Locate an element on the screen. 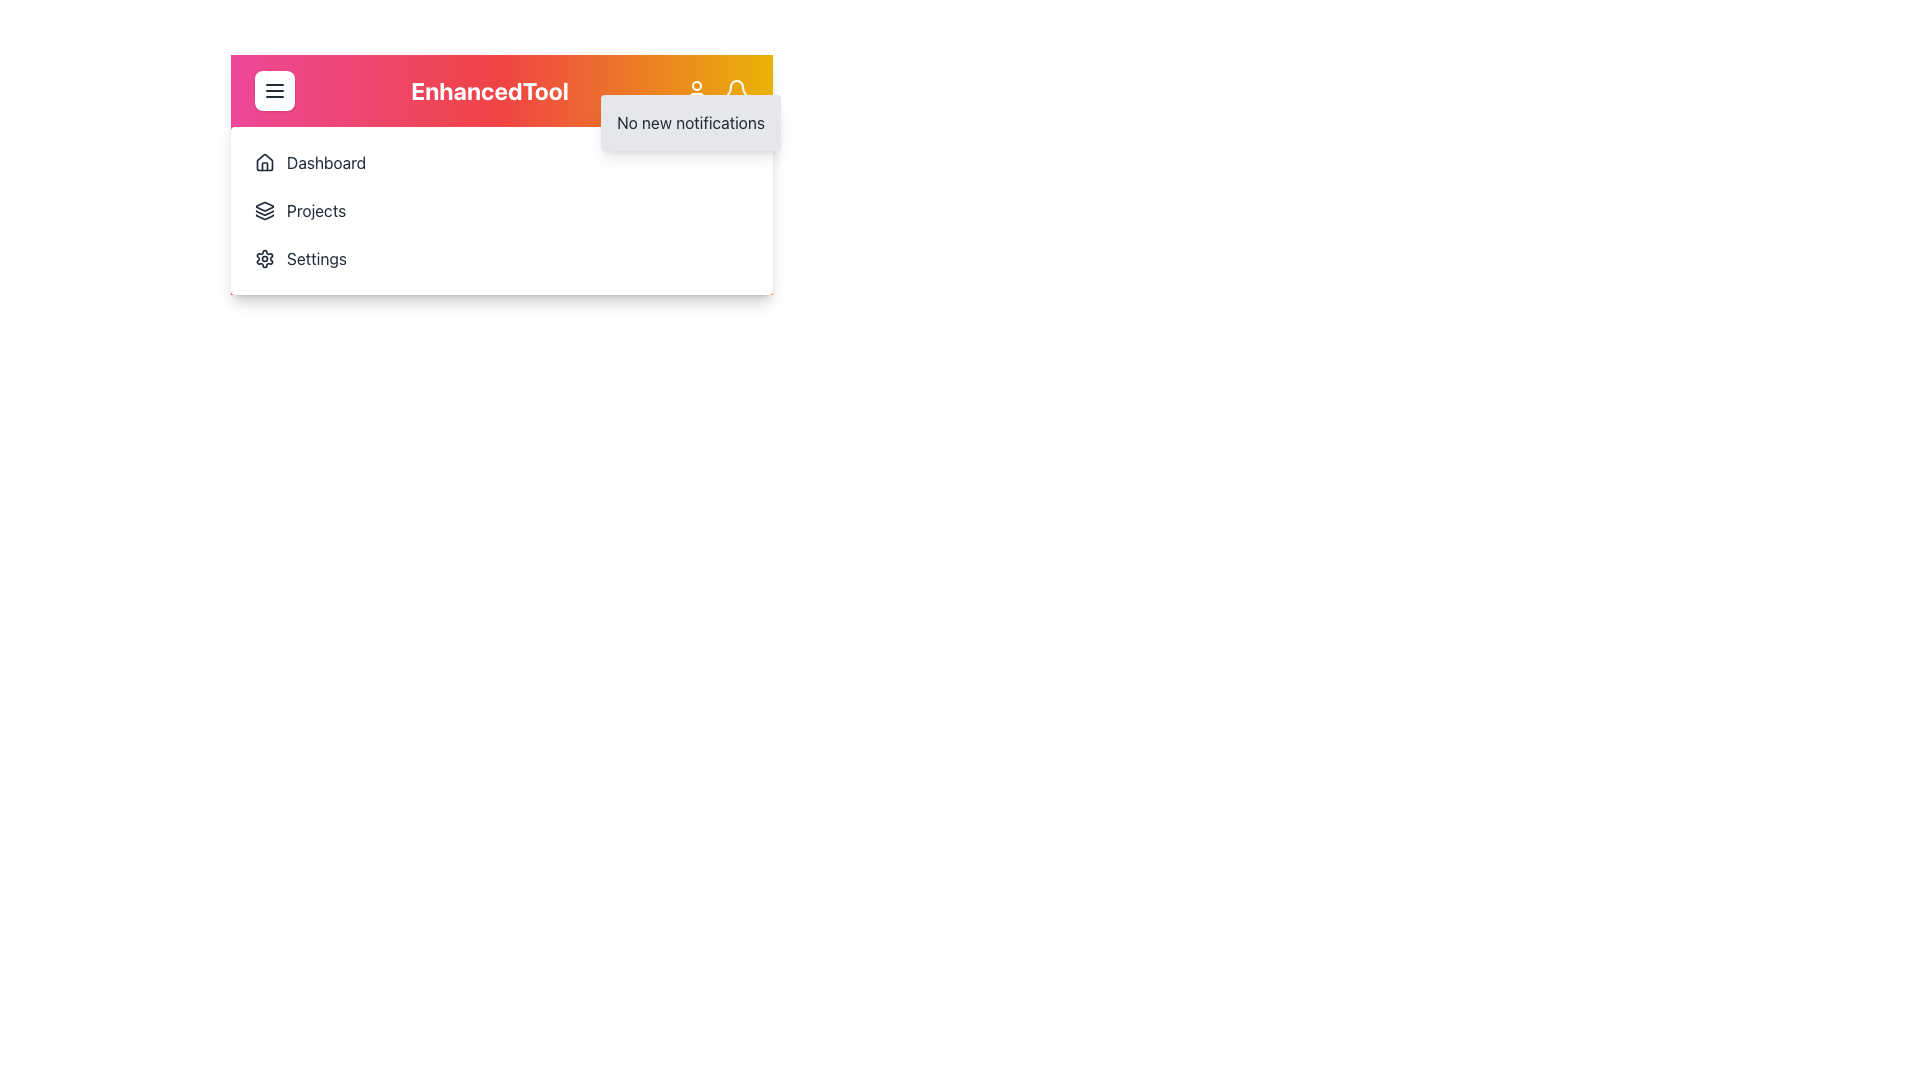 This screenshot has height=1080, width=1920. the user profile icon located at the top-right corner of the interface is located at coordinates (696, 91).